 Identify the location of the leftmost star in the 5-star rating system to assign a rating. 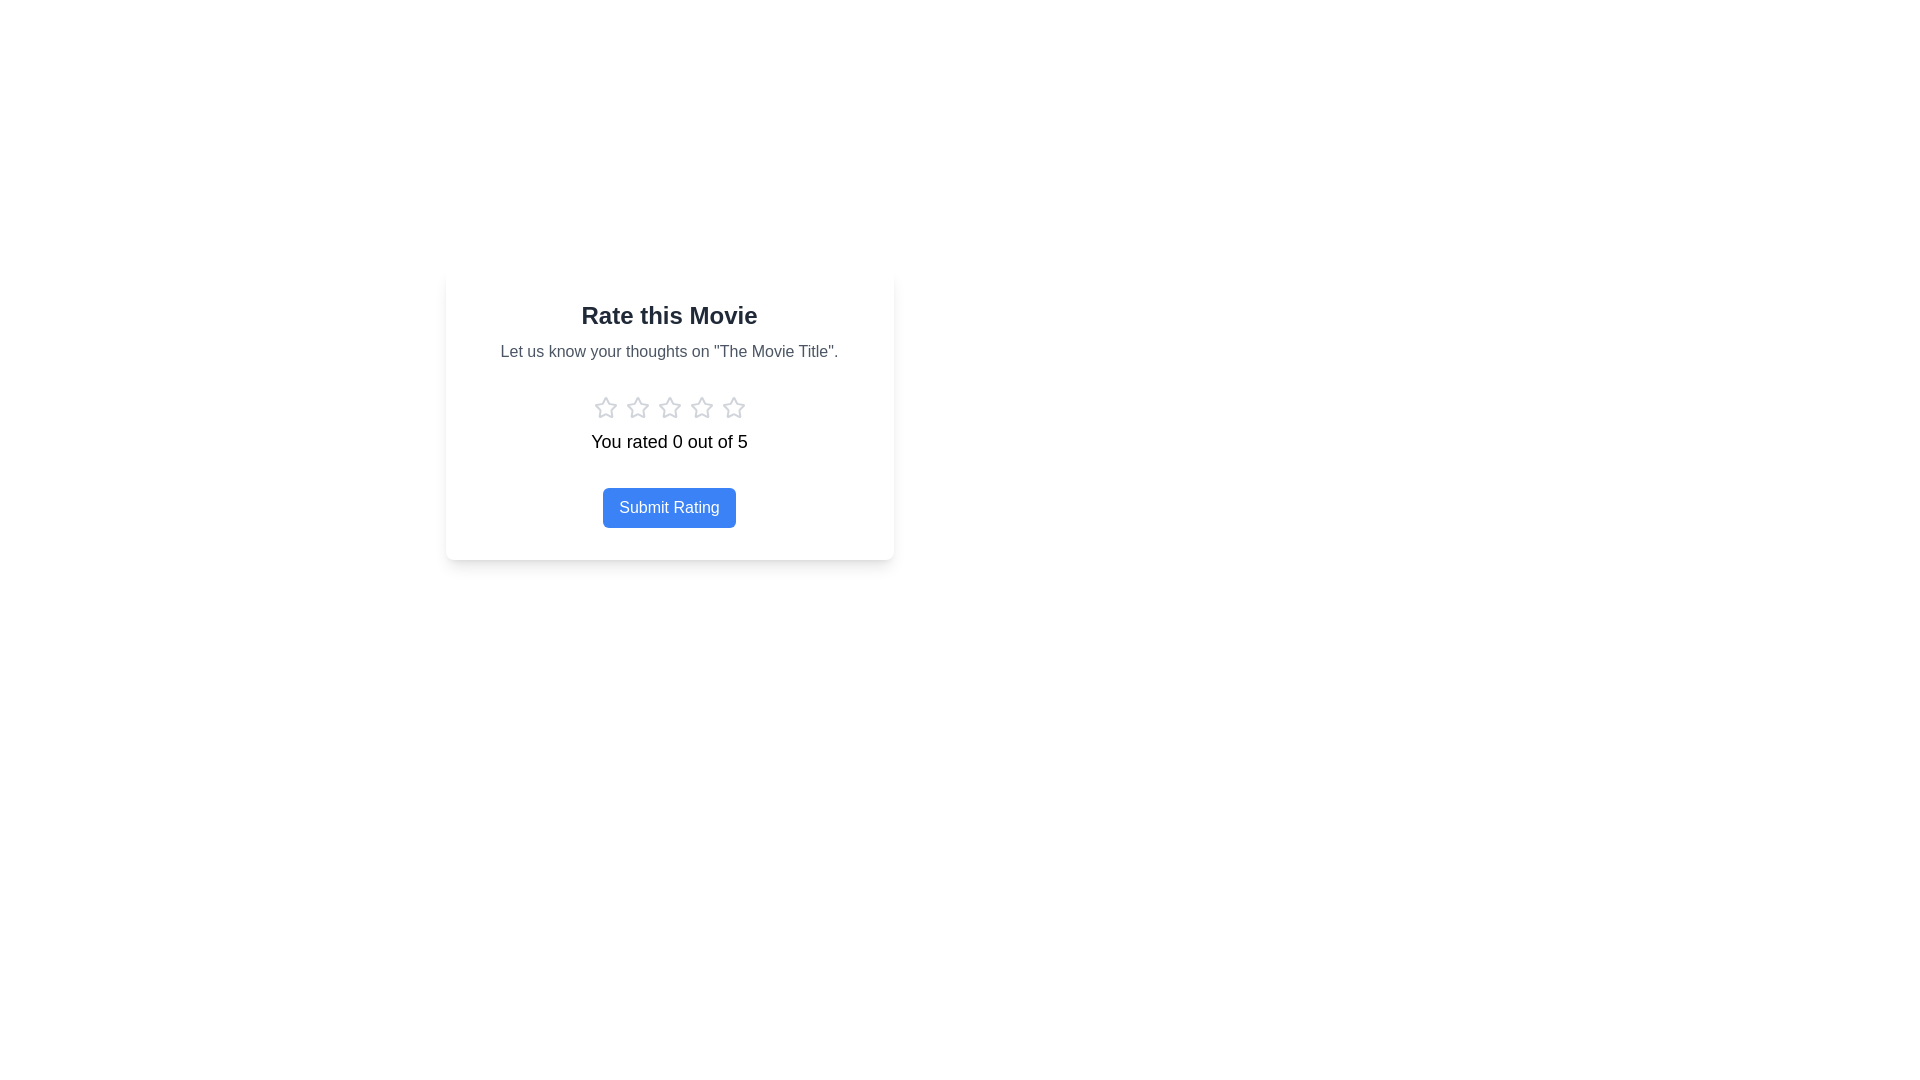
(604, 406).